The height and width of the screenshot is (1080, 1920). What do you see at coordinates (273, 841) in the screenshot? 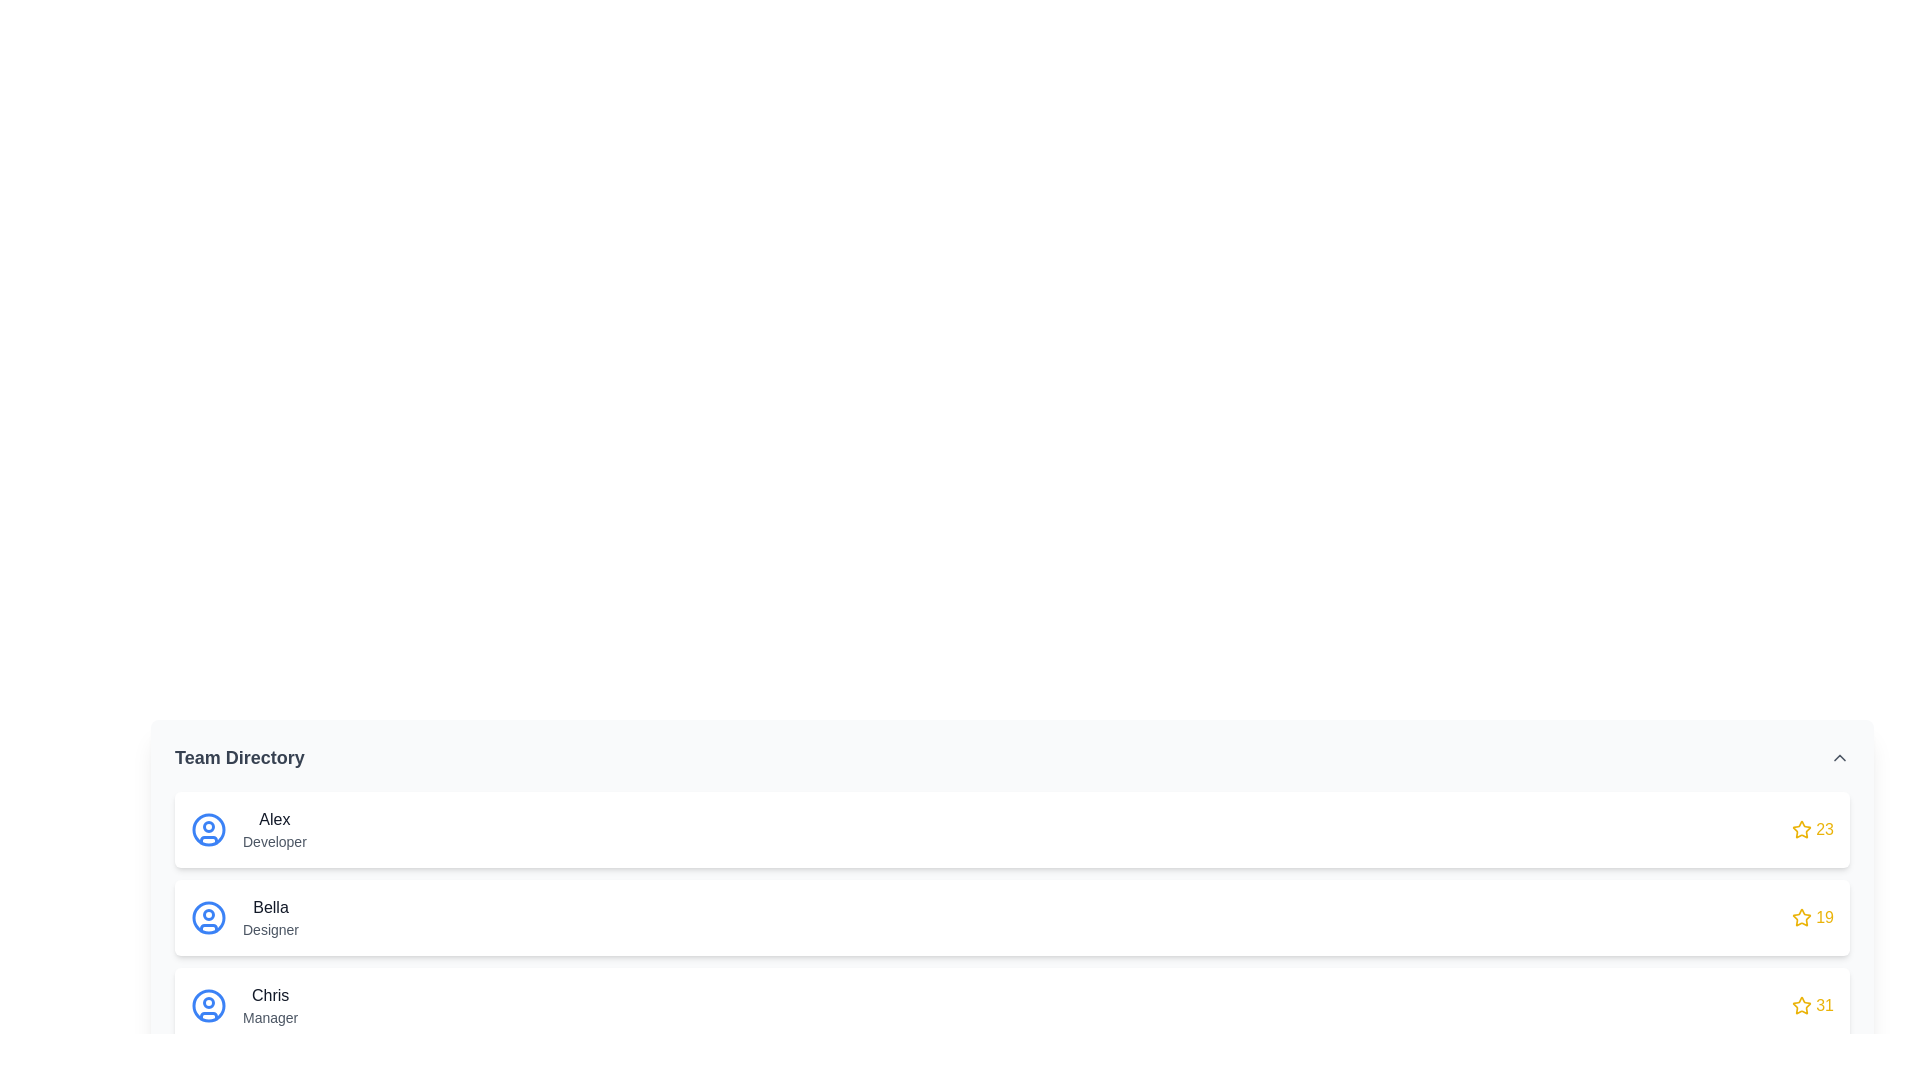
I see `static text label displaying 'Developer' located directly beneath 'Alex' in the 'Team Directory' section` at bounding box center [273, 841].